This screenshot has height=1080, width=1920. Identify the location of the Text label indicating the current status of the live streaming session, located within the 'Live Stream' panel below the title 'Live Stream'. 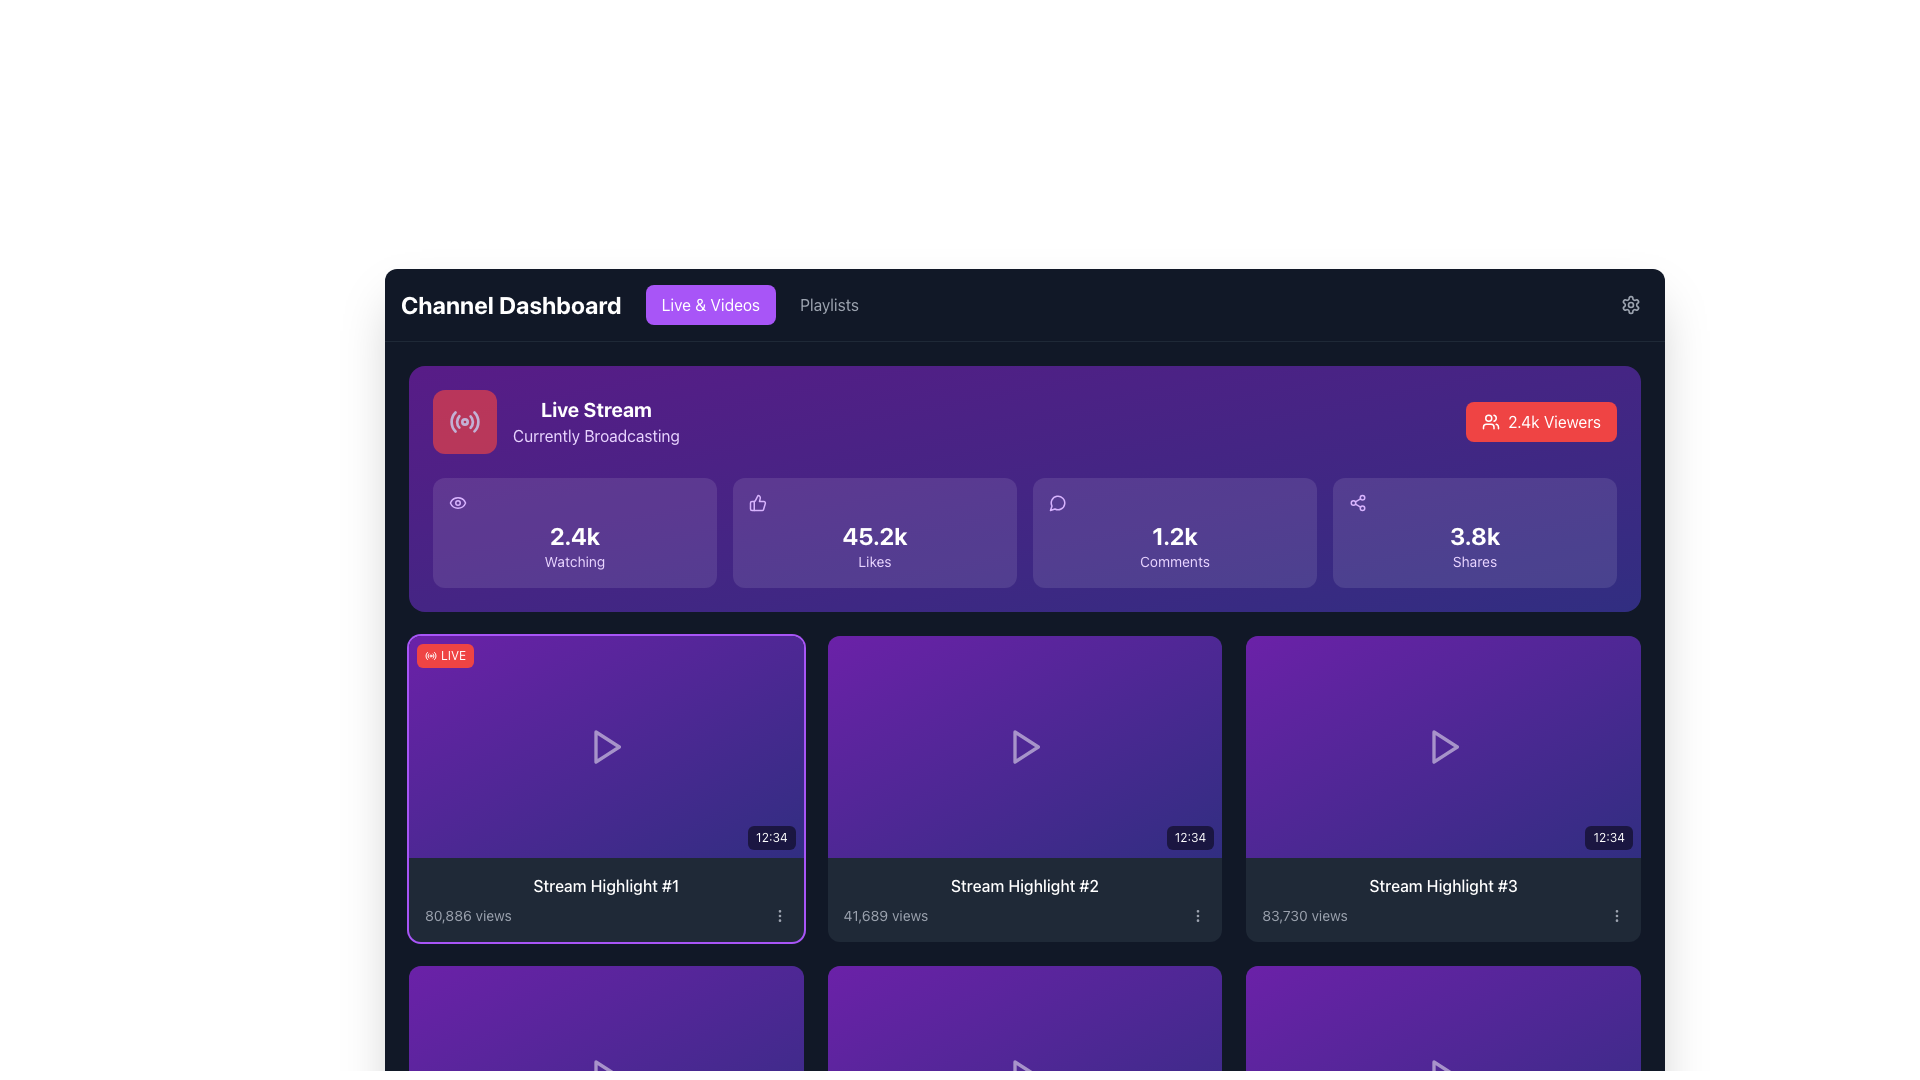
(595, 434).